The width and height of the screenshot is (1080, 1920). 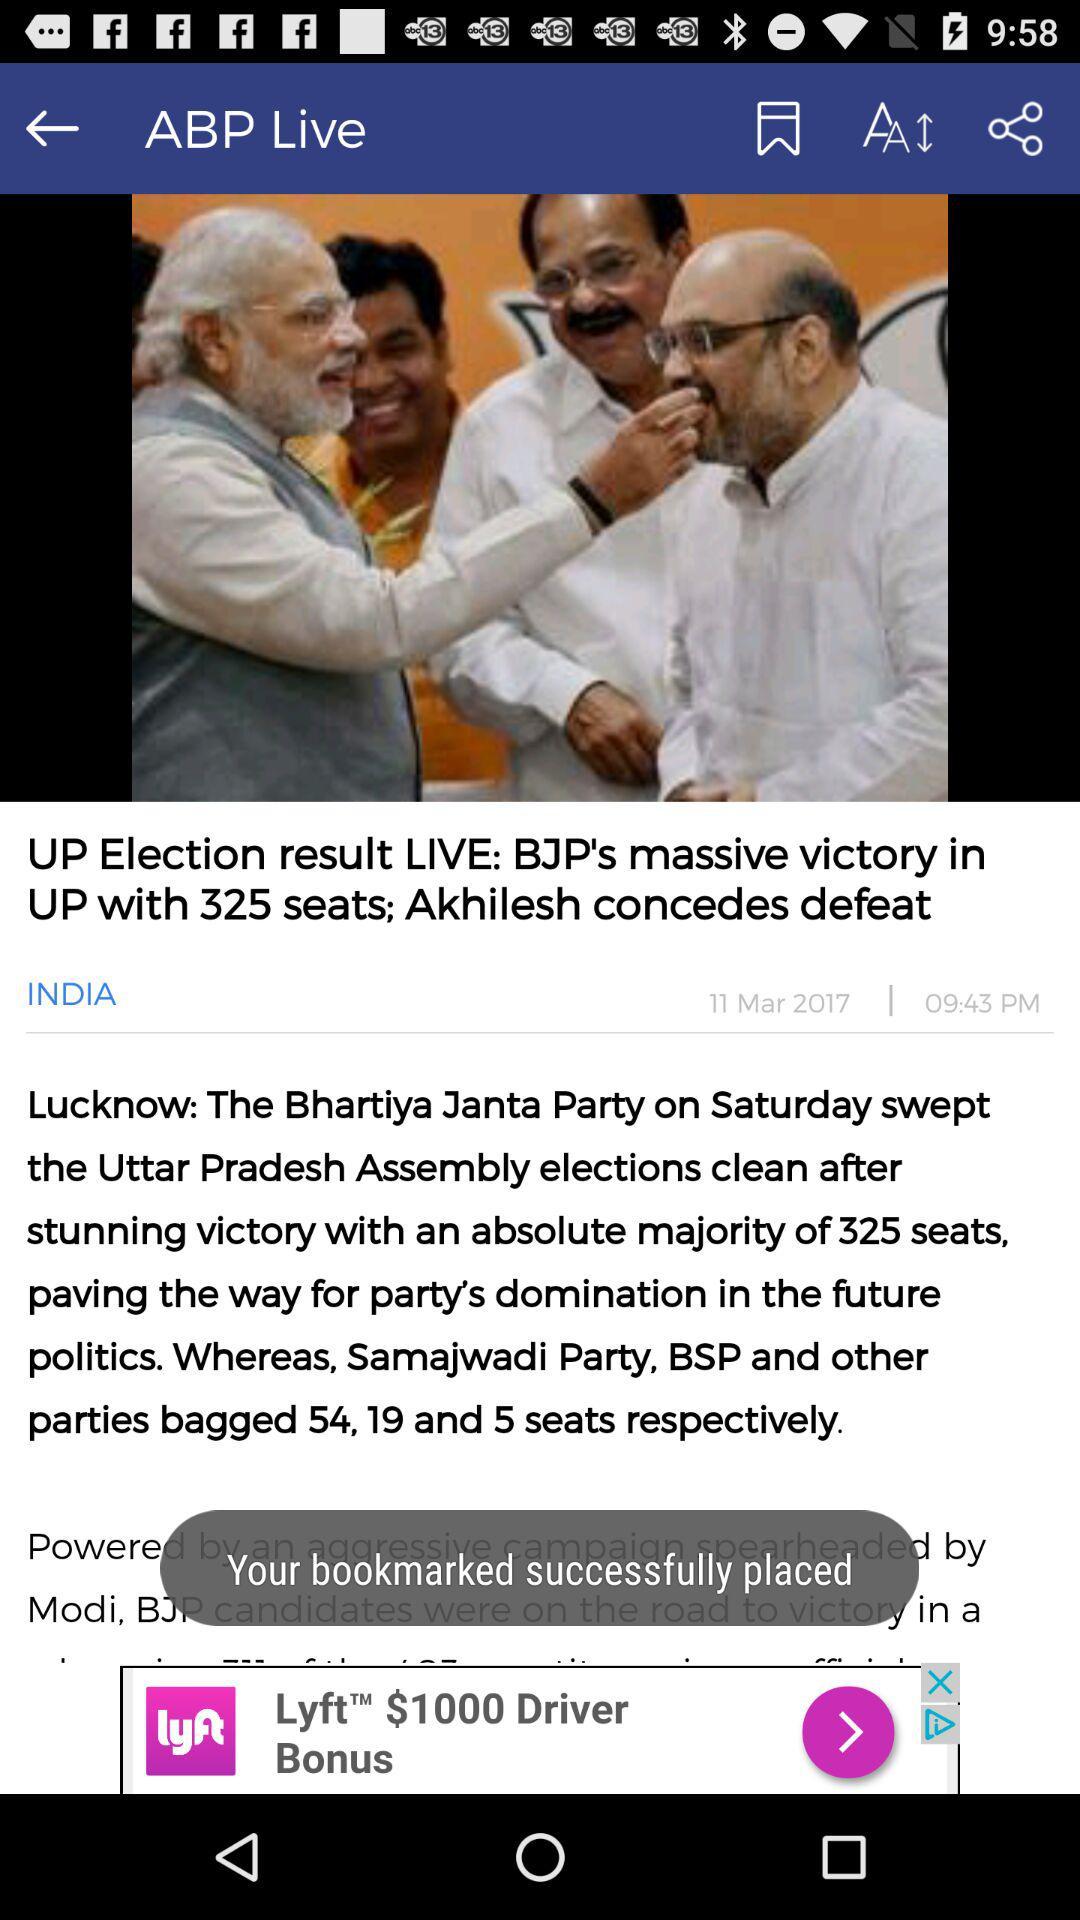 What do you see at coordinates (51, 136) in the screenshot?
I see `the arrow_backward icon` at bounding box center [51, 136].